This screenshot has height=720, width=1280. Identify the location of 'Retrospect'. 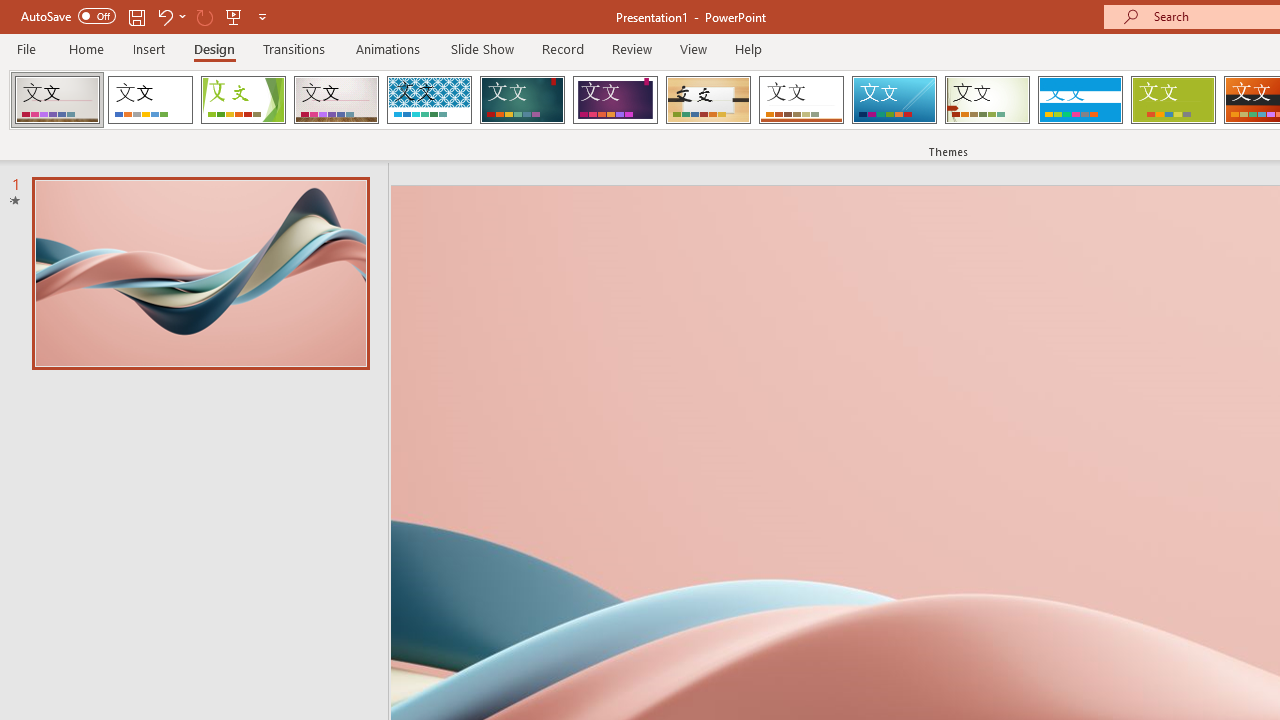
(801, 100).